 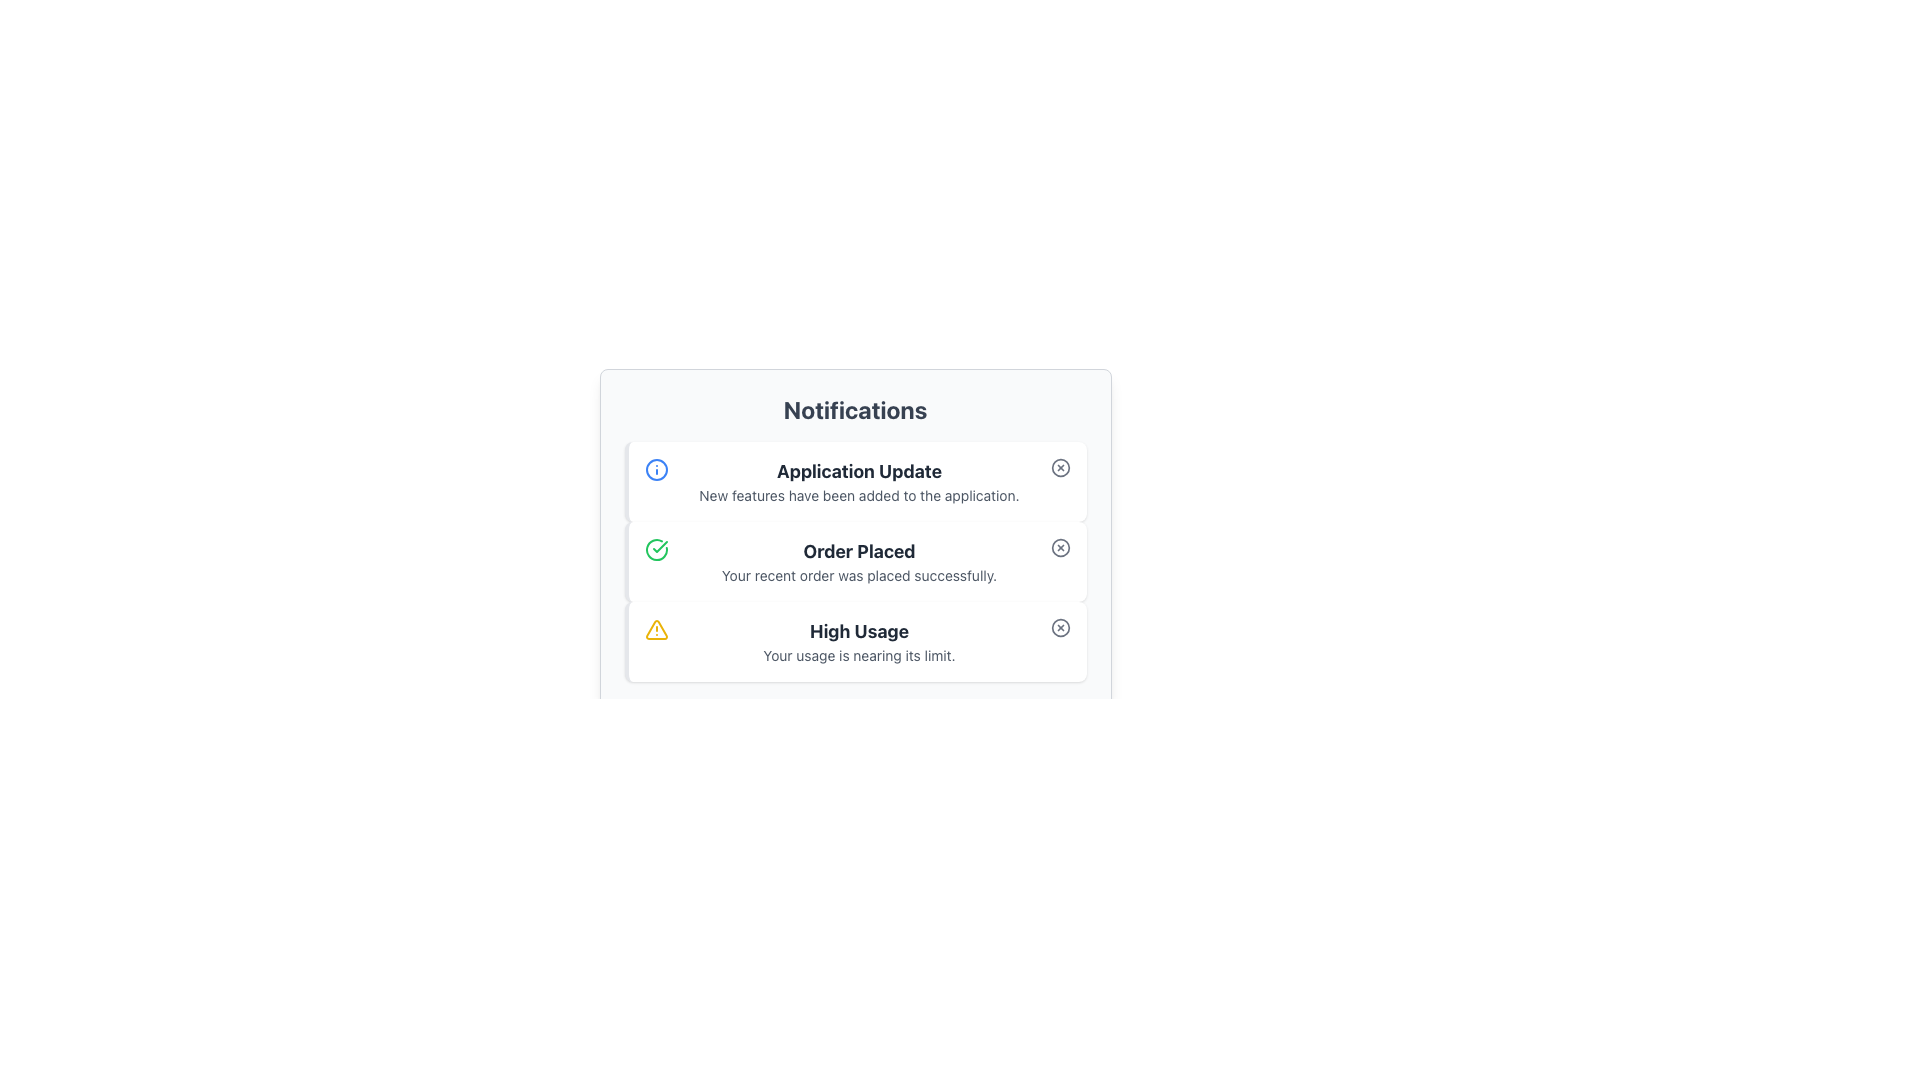 I want to click on the text that reads 'Your recent order was placed successfully.', which is displayed in a small gray font beneath the heading 'Order Placed' within the notification section, so click(x=859, y=575).